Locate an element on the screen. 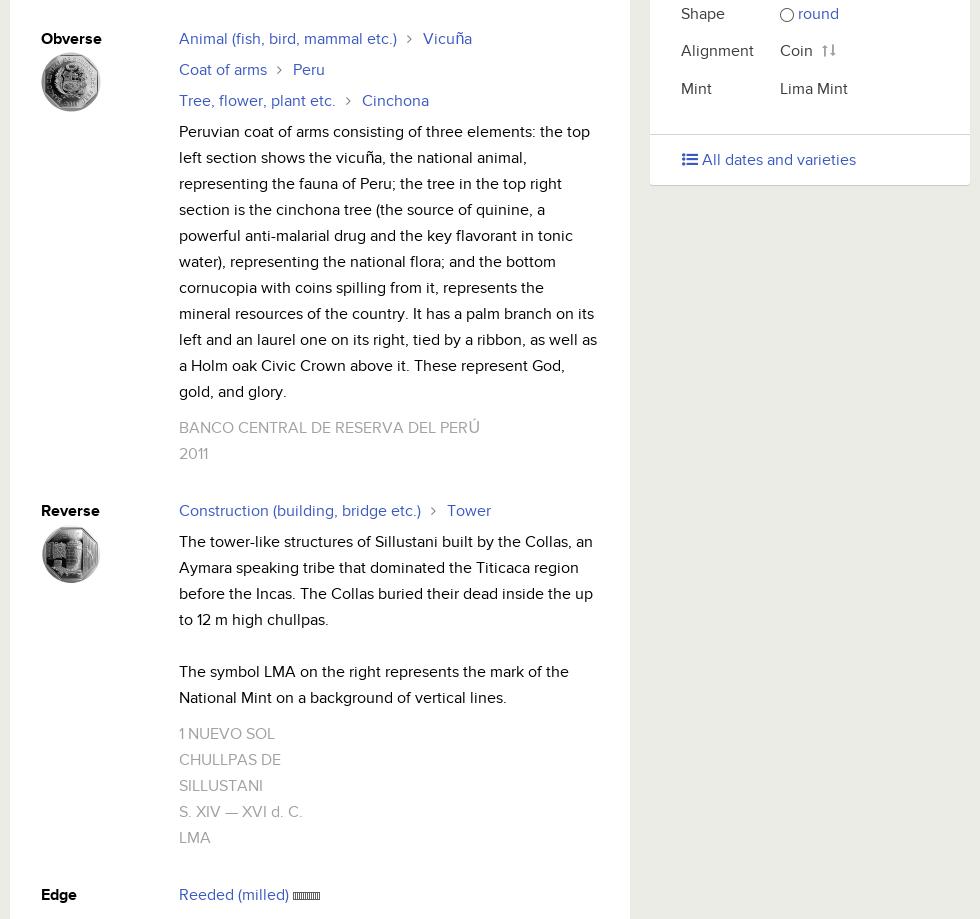  'Edge' is located at coordinates (58, 894).